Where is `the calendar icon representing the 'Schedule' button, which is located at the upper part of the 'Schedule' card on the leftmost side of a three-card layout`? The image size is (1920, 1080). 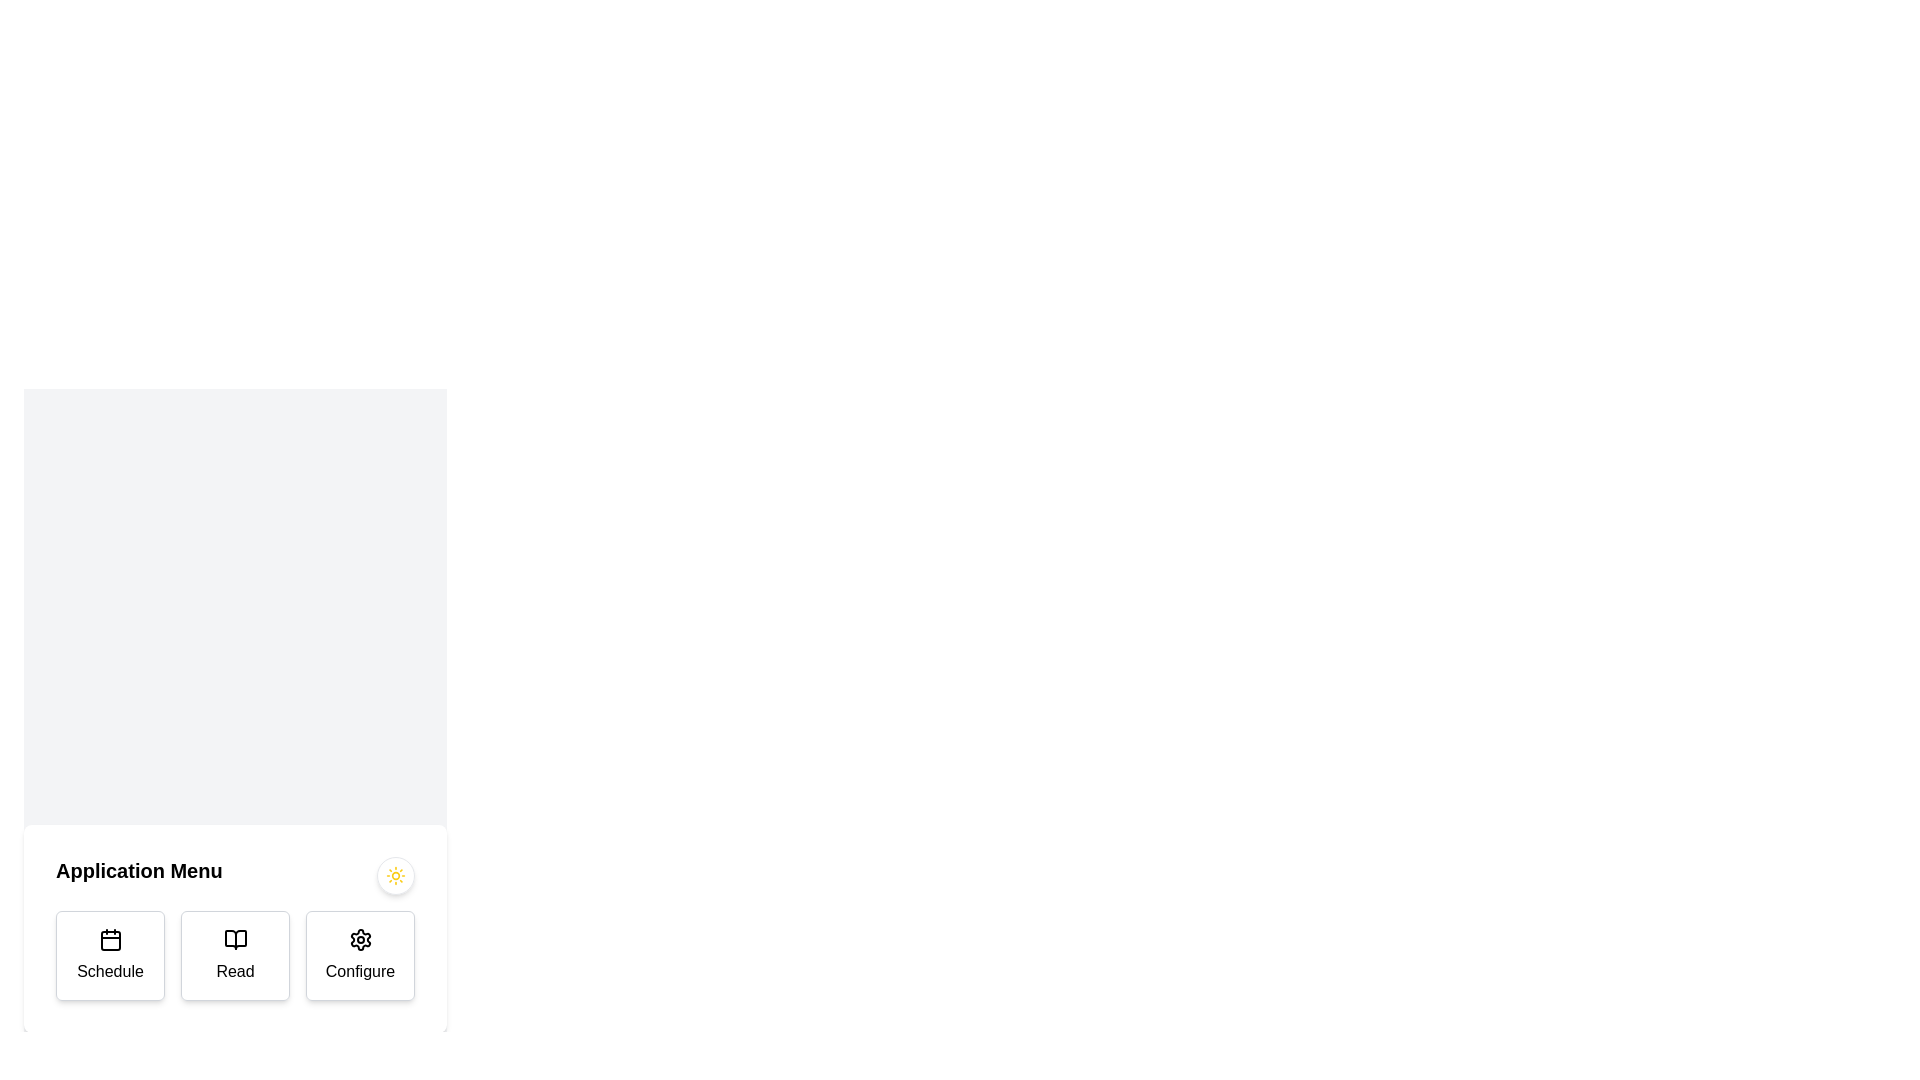
the calendar icon representing the 'Schedule' button, which is located at the upper part of the 'Schedule' card on the leftmost side of a three-card layout is located at coordinates (109, 940).